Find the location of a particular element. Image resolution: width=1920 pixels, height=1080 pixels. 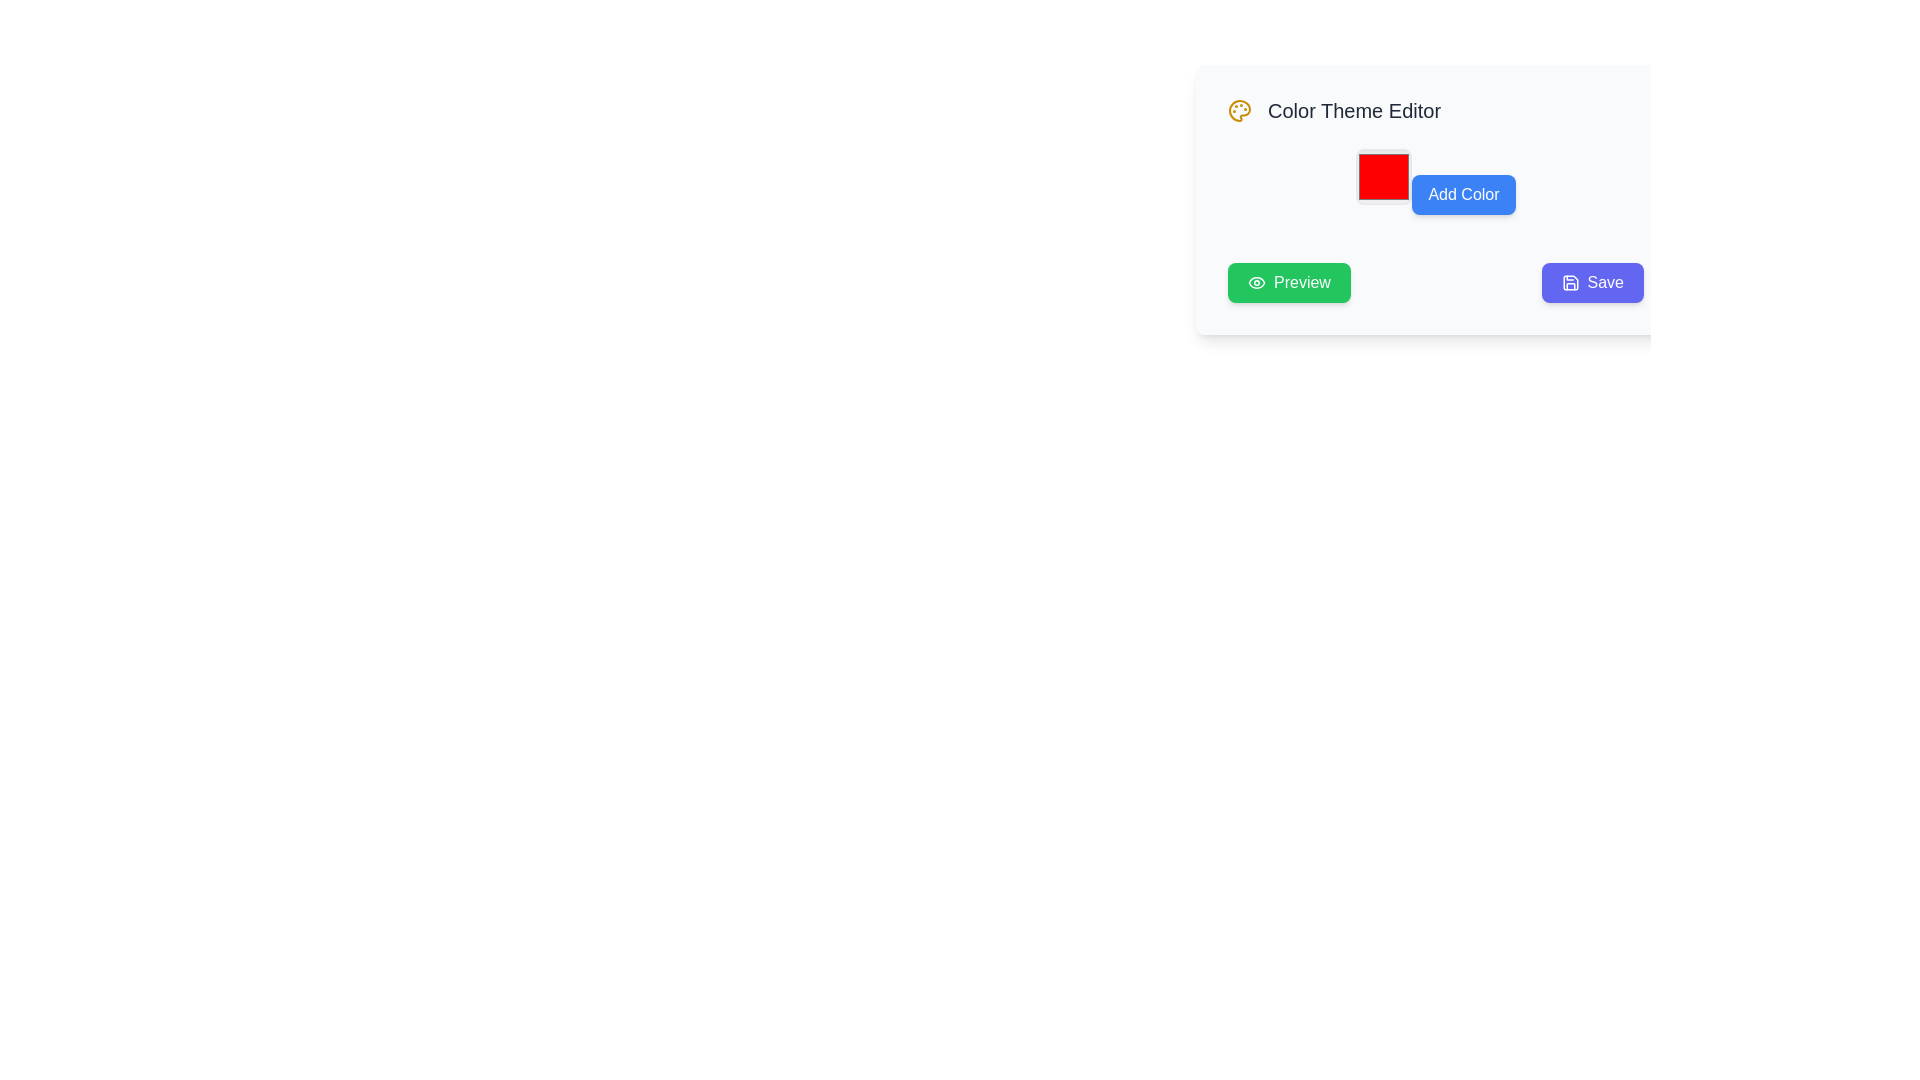

the 'Add Color' button with a blue background and white text in the 'Color Theme Editor' modal is located at coordinates (1434, 200).